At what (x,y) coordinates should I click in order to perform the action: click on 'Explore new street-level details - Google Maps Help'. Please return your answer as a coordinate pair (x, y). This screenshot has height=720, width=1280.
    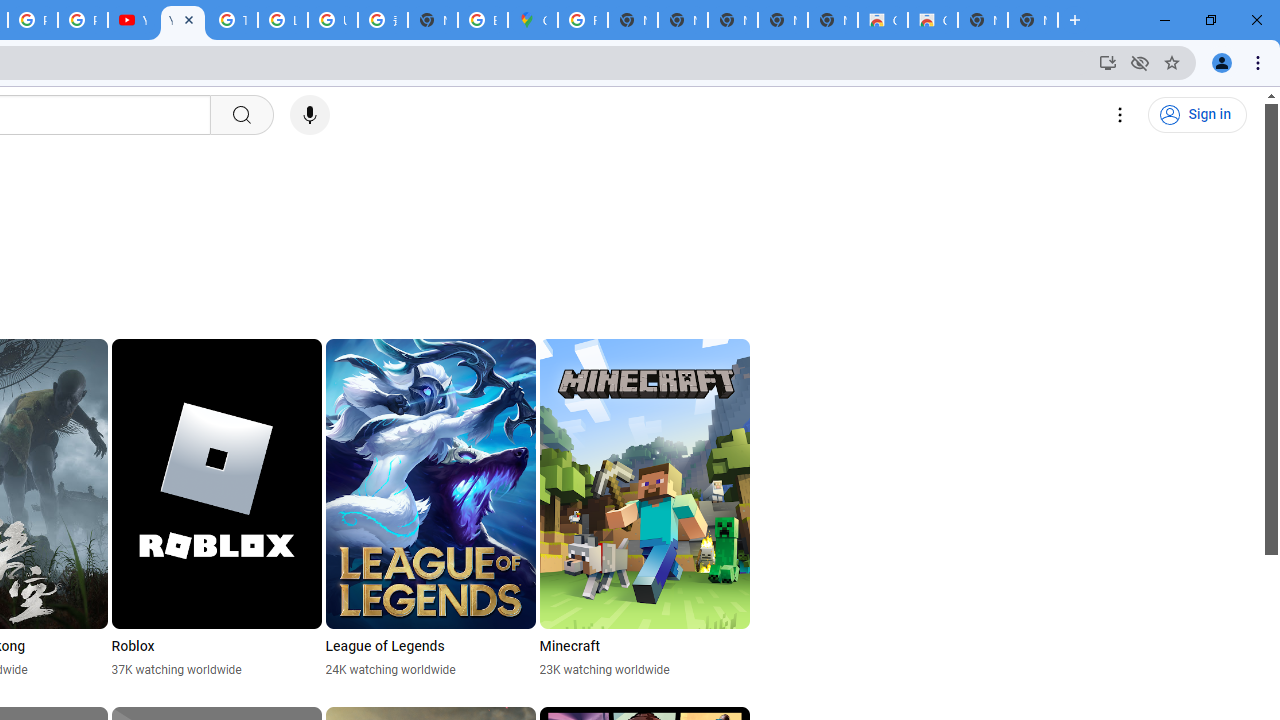
    Looking at the image, I should click on (483, 20).